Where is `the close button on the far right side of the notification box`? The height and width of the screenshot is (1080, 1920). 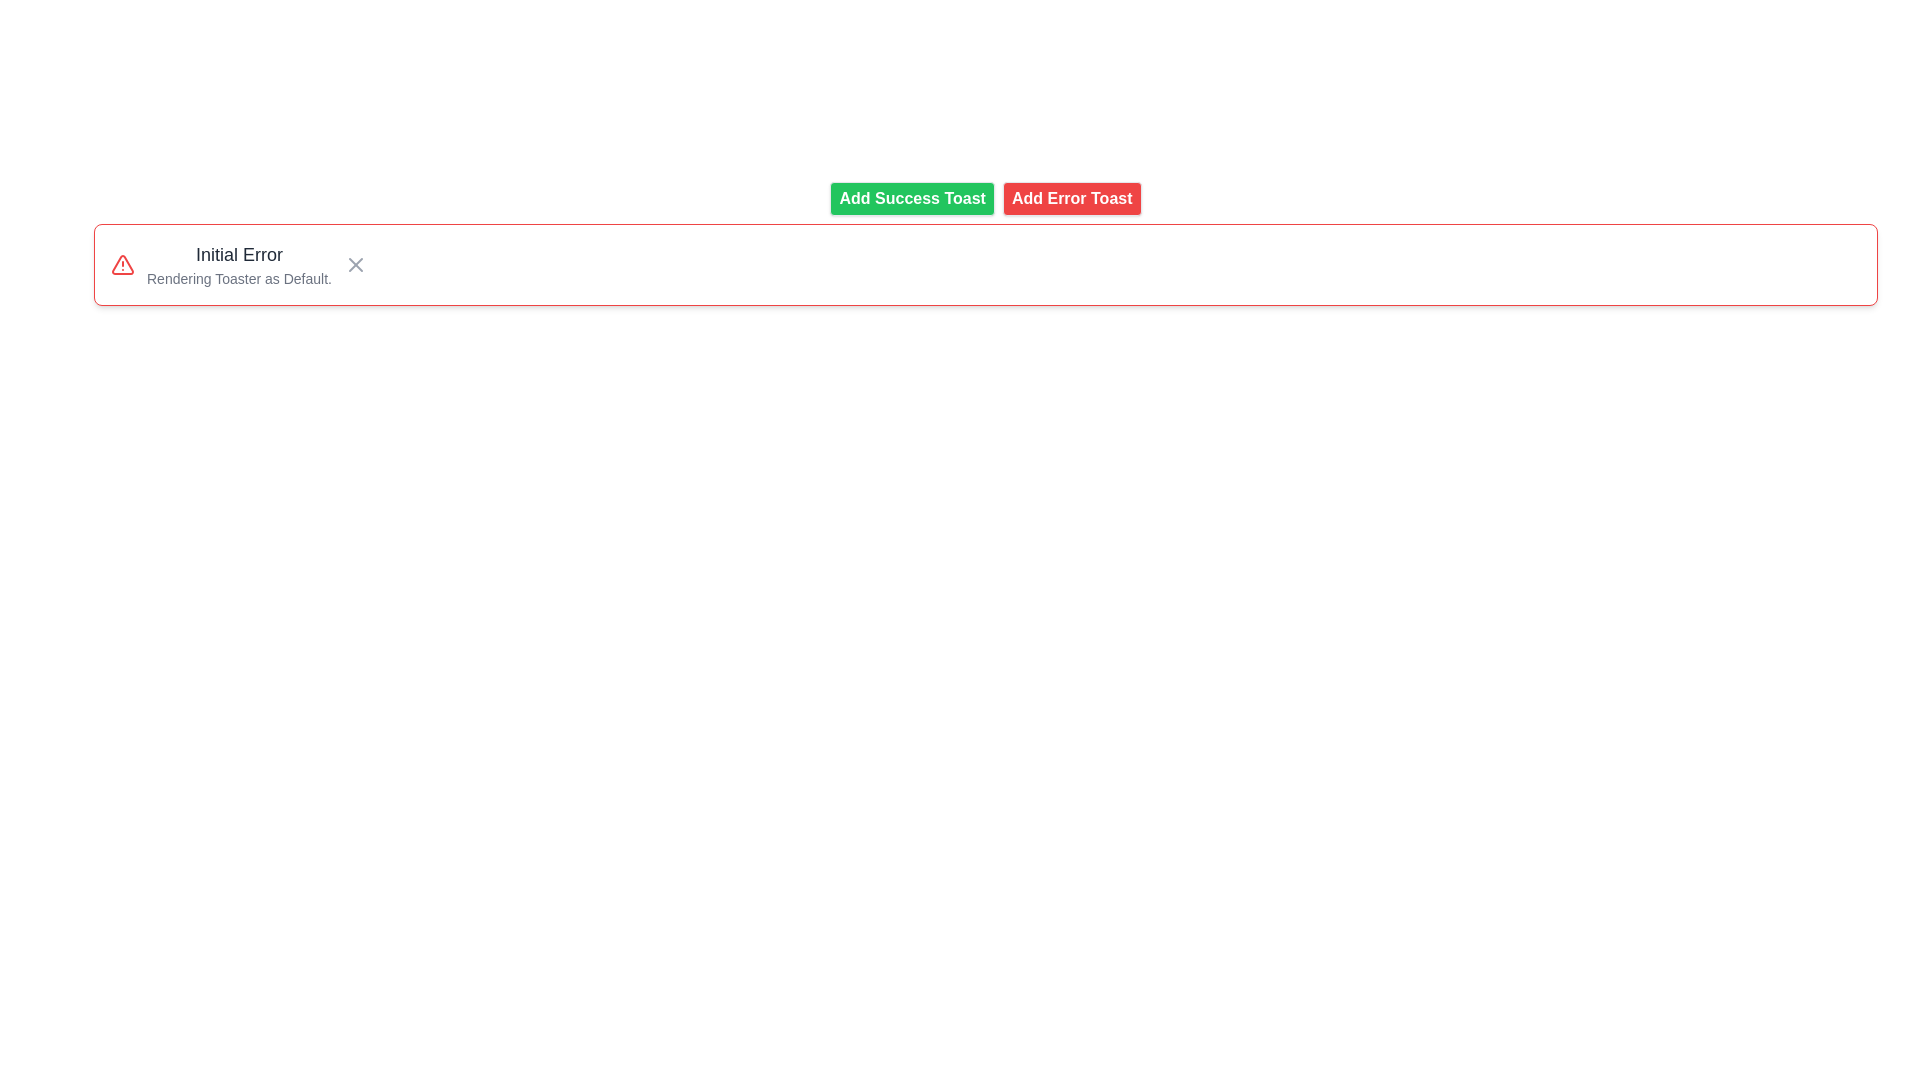 the close button on the far right side of the notification box is located at coordinates (355, 264).